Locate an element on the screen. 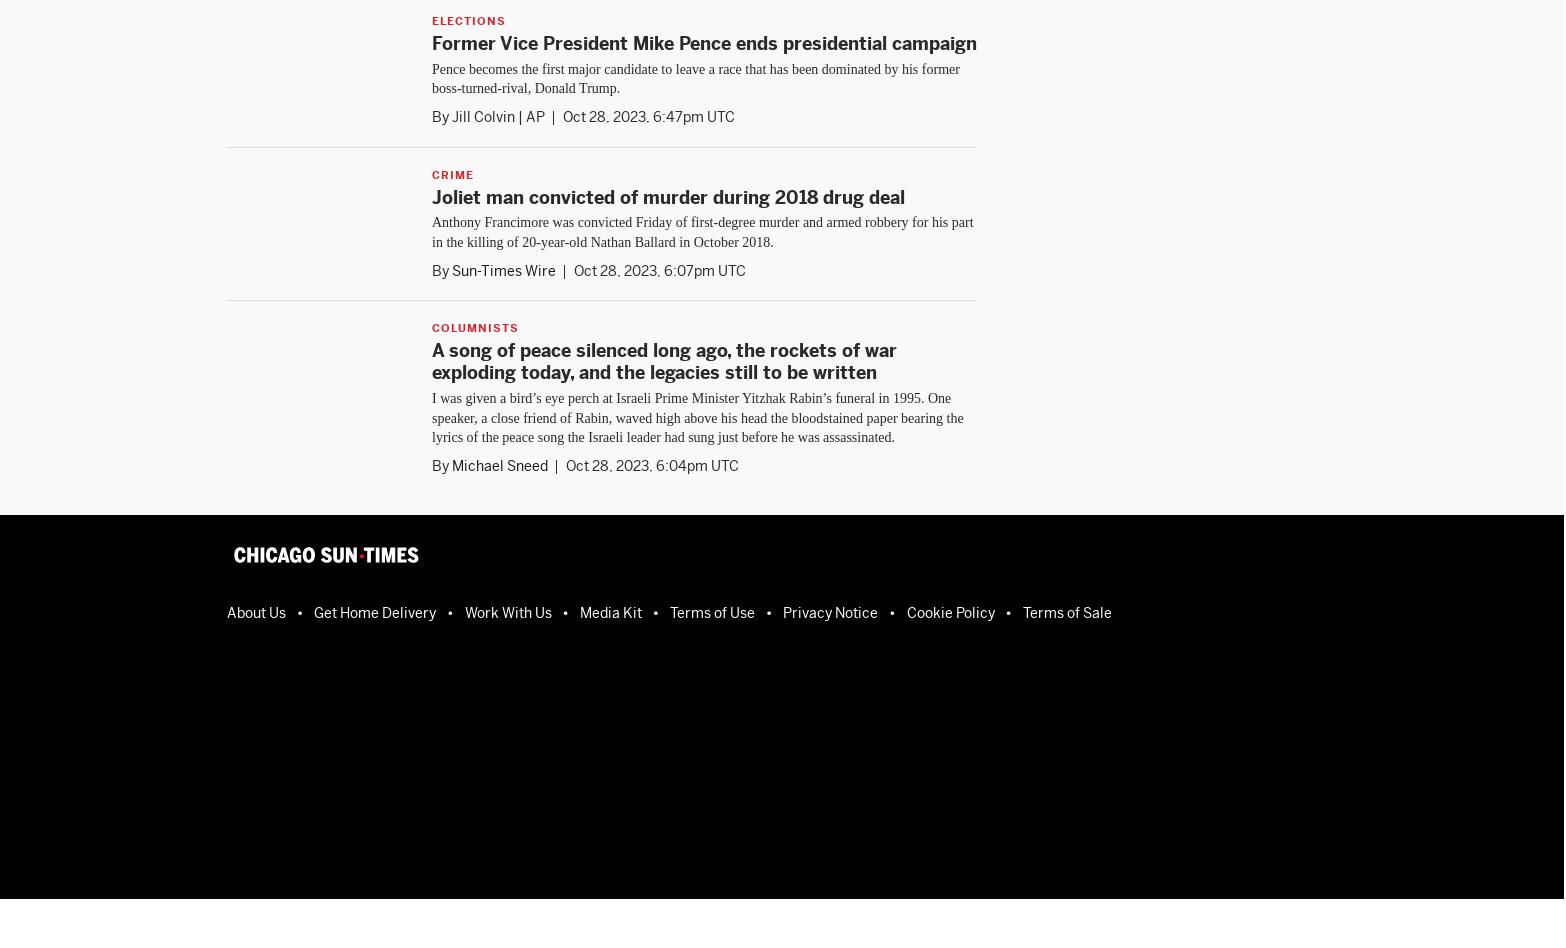 The image size is (1566, 948). 'Joliet man convicted of murder during 2018 drug deal' is located at coordinates (667, 195).